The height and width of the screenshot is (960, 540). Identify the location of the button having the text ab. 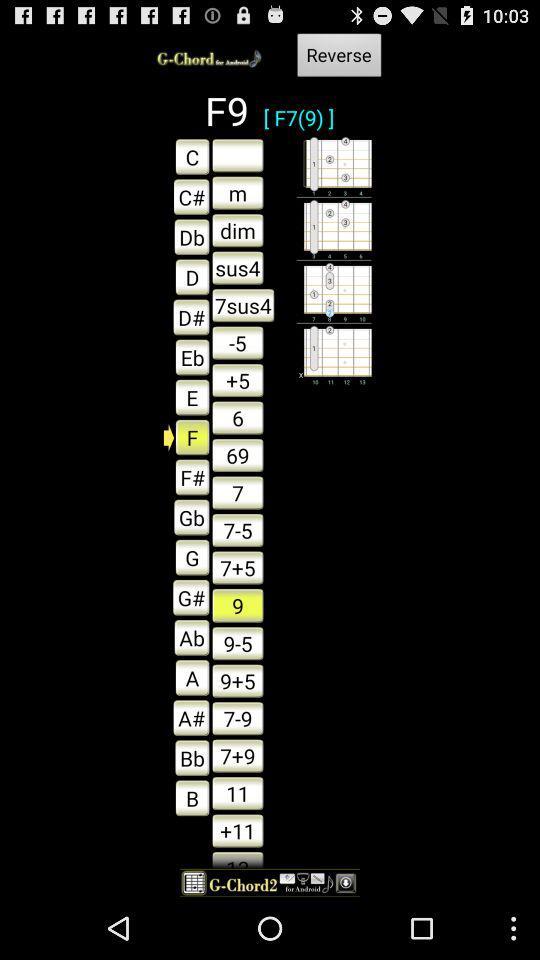
(186, 637).